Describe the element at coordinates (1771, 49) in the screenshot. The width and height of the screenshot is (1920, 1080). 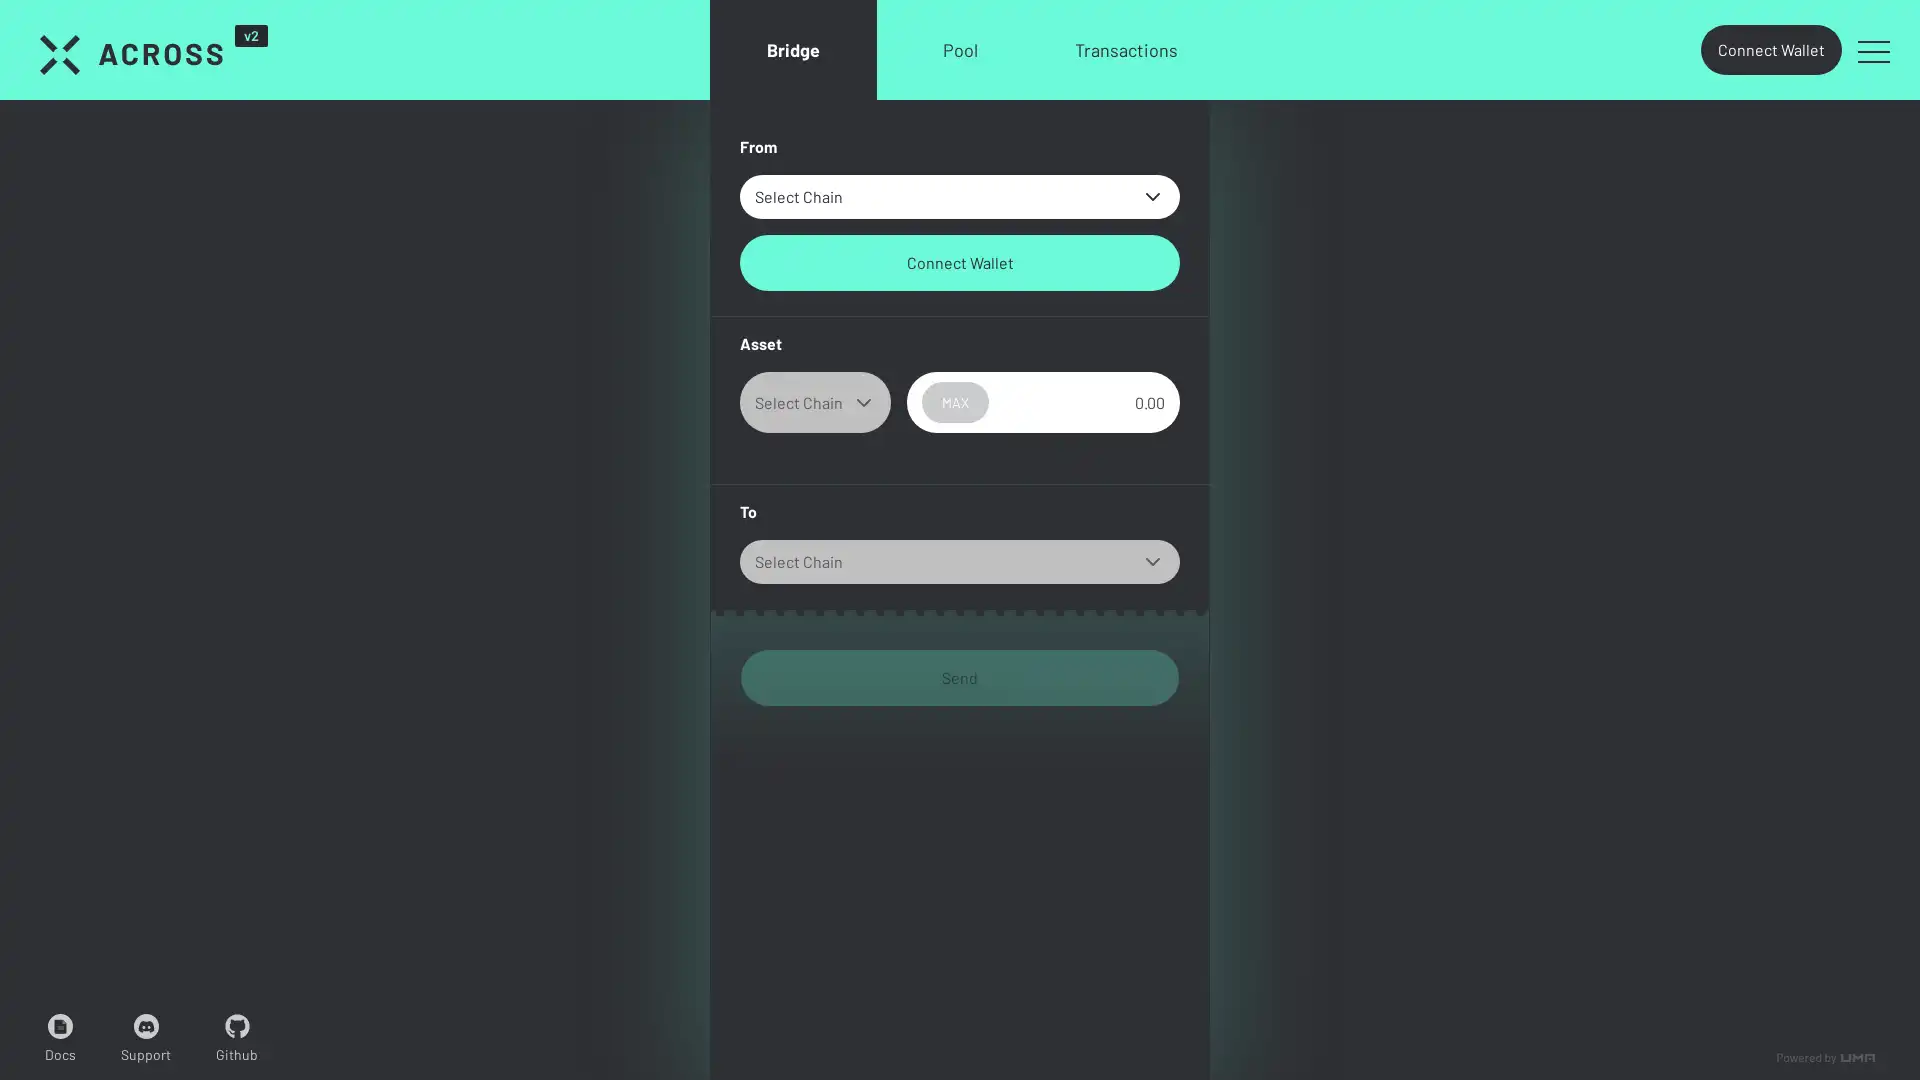
I see `Connect Wallet` at that location.